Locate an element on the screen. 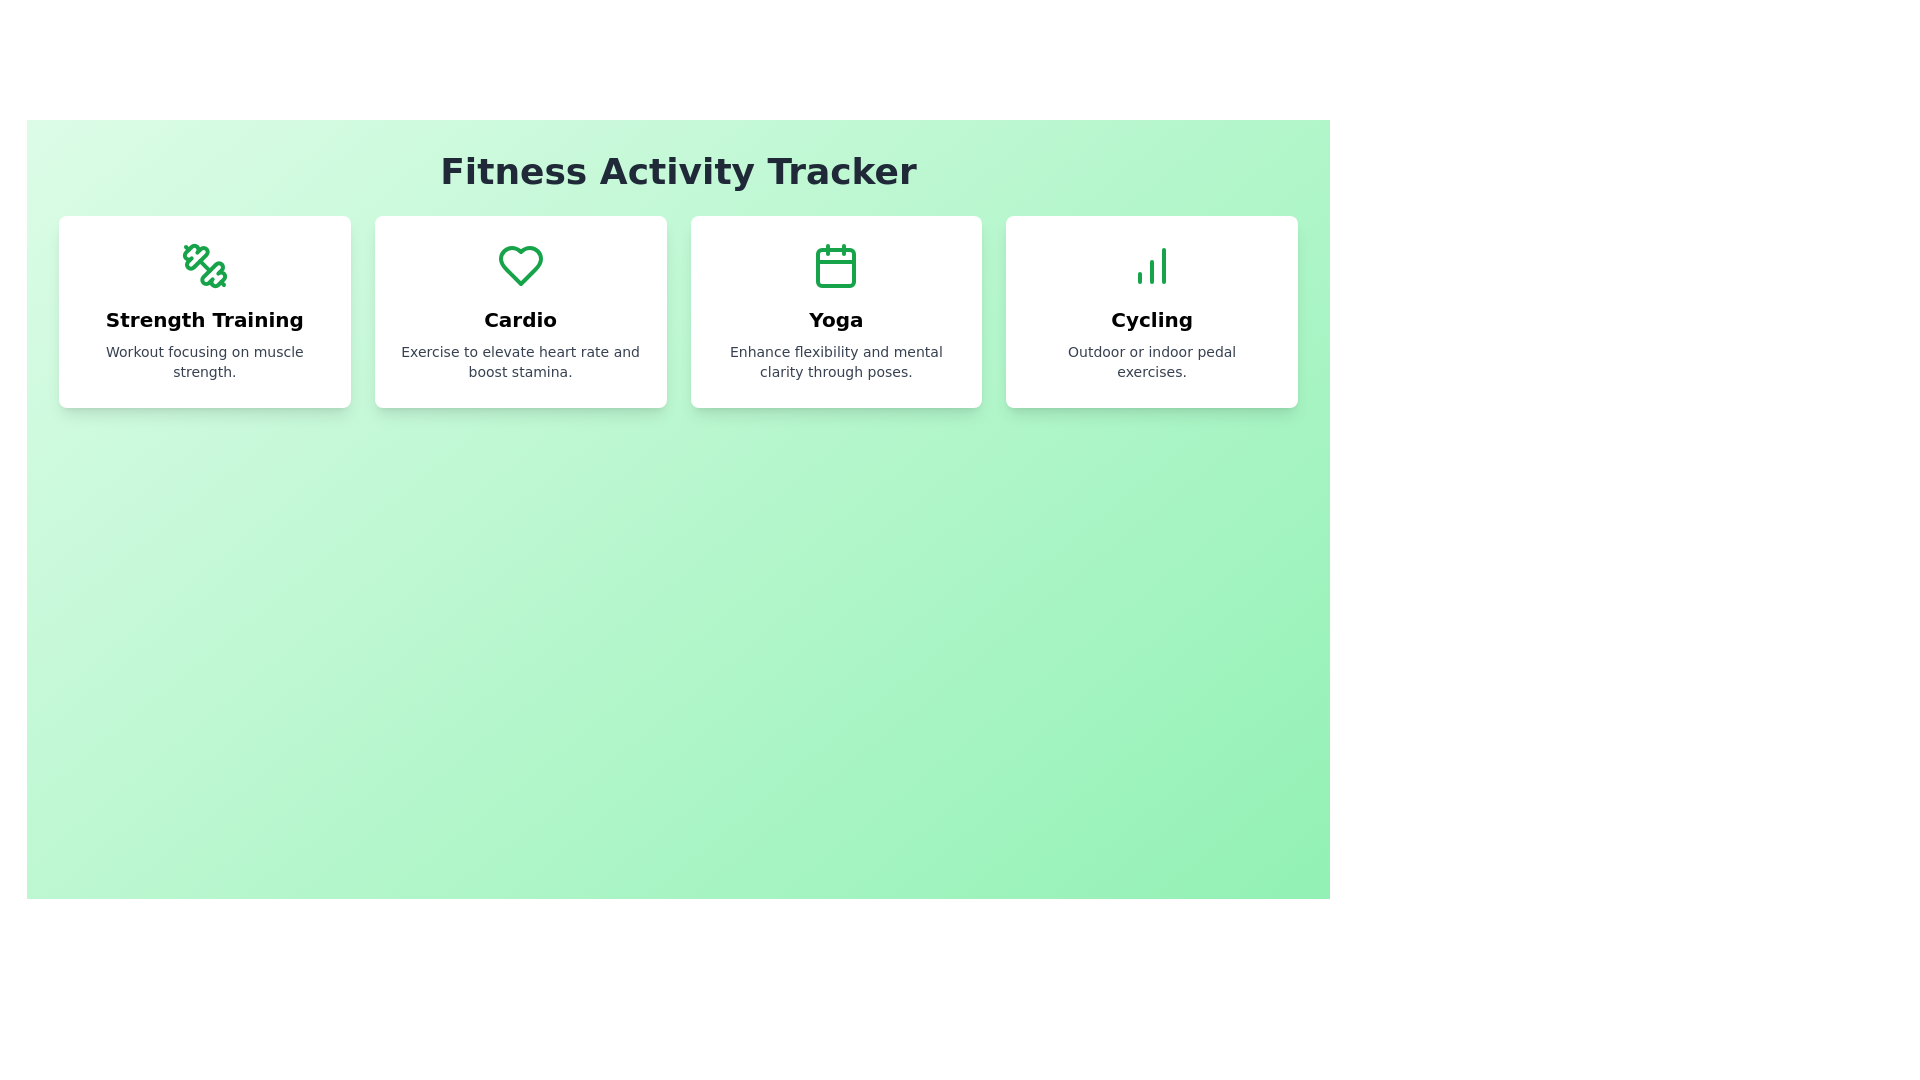 The image size is (1920, 1080). text displayed in the text block that says 'Exercise to elevate heart rate and boost stamina.' which is located beneath the title 'Cardio' in a gray font is located at coordinates (520, 362).